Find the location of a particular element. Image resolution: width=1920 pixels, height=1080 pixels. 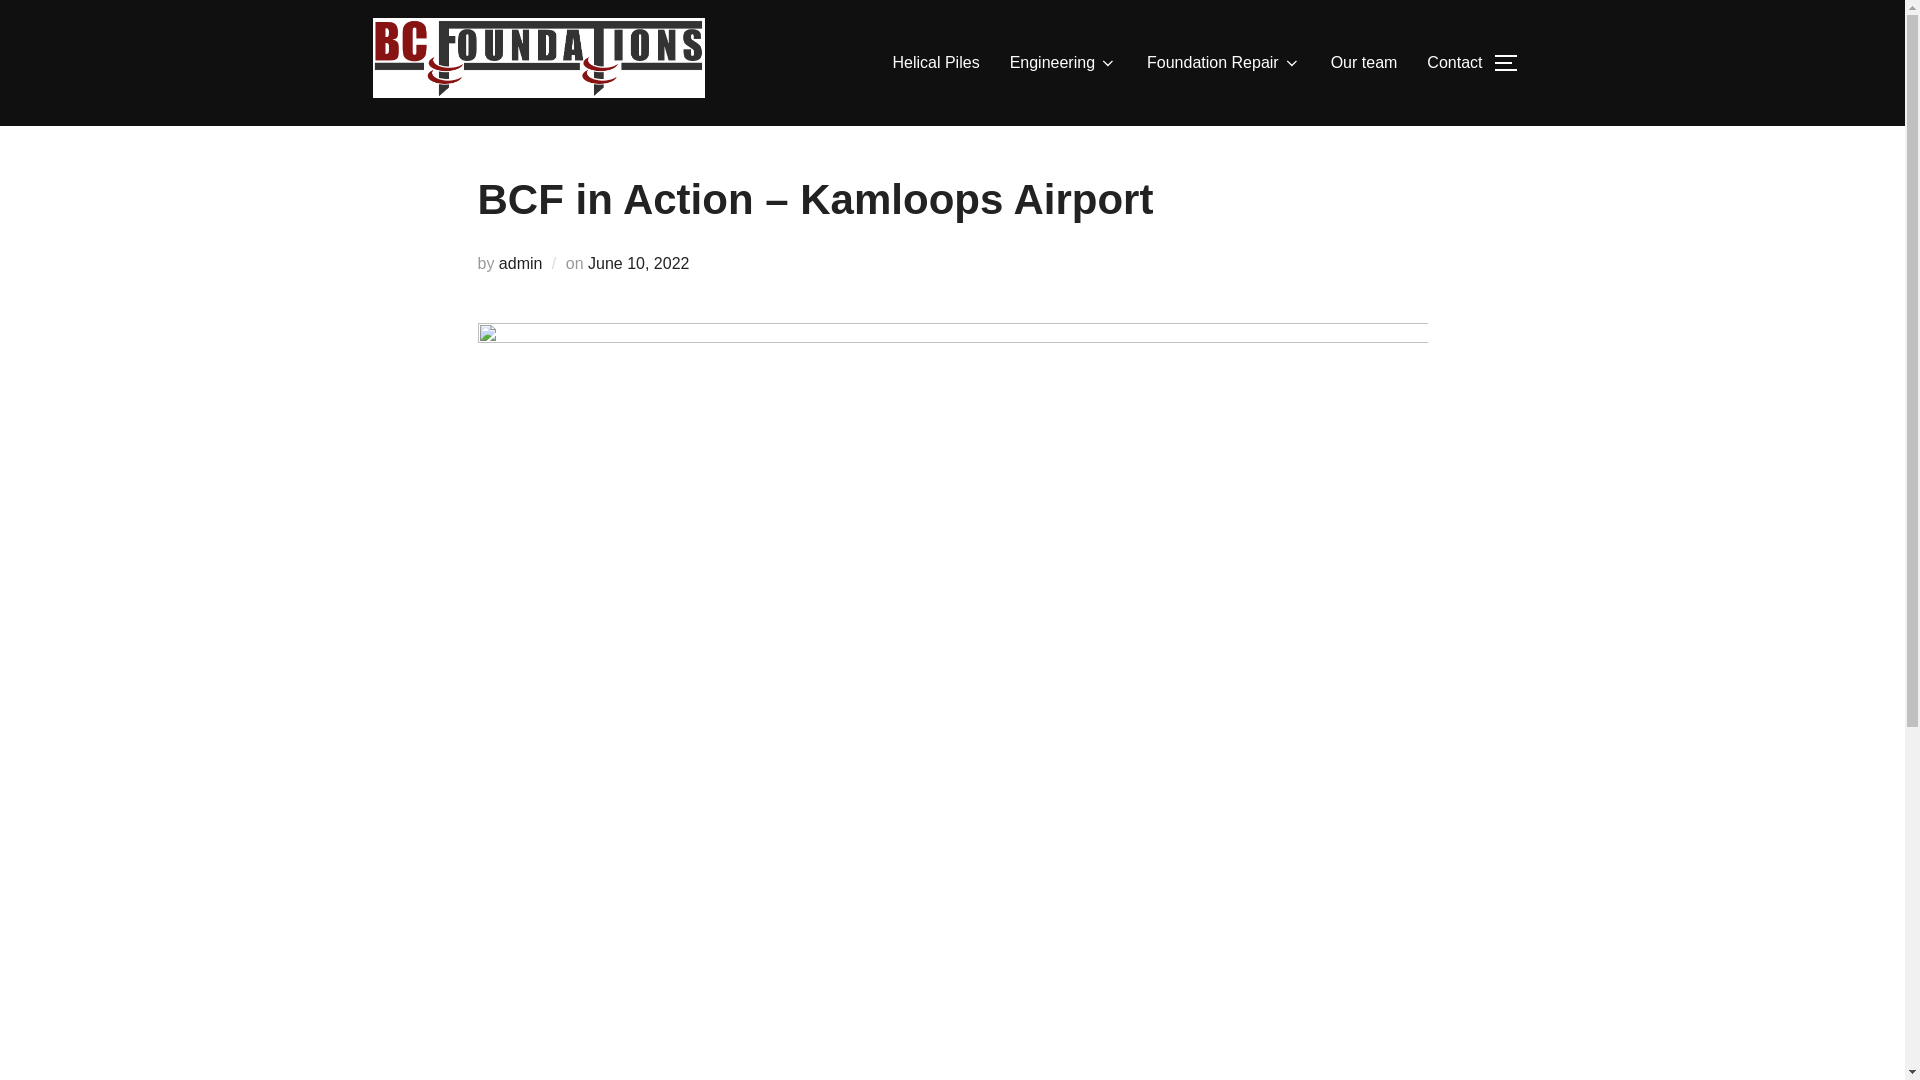

'Foundation Repair' is located at coordinates (1223, 61).